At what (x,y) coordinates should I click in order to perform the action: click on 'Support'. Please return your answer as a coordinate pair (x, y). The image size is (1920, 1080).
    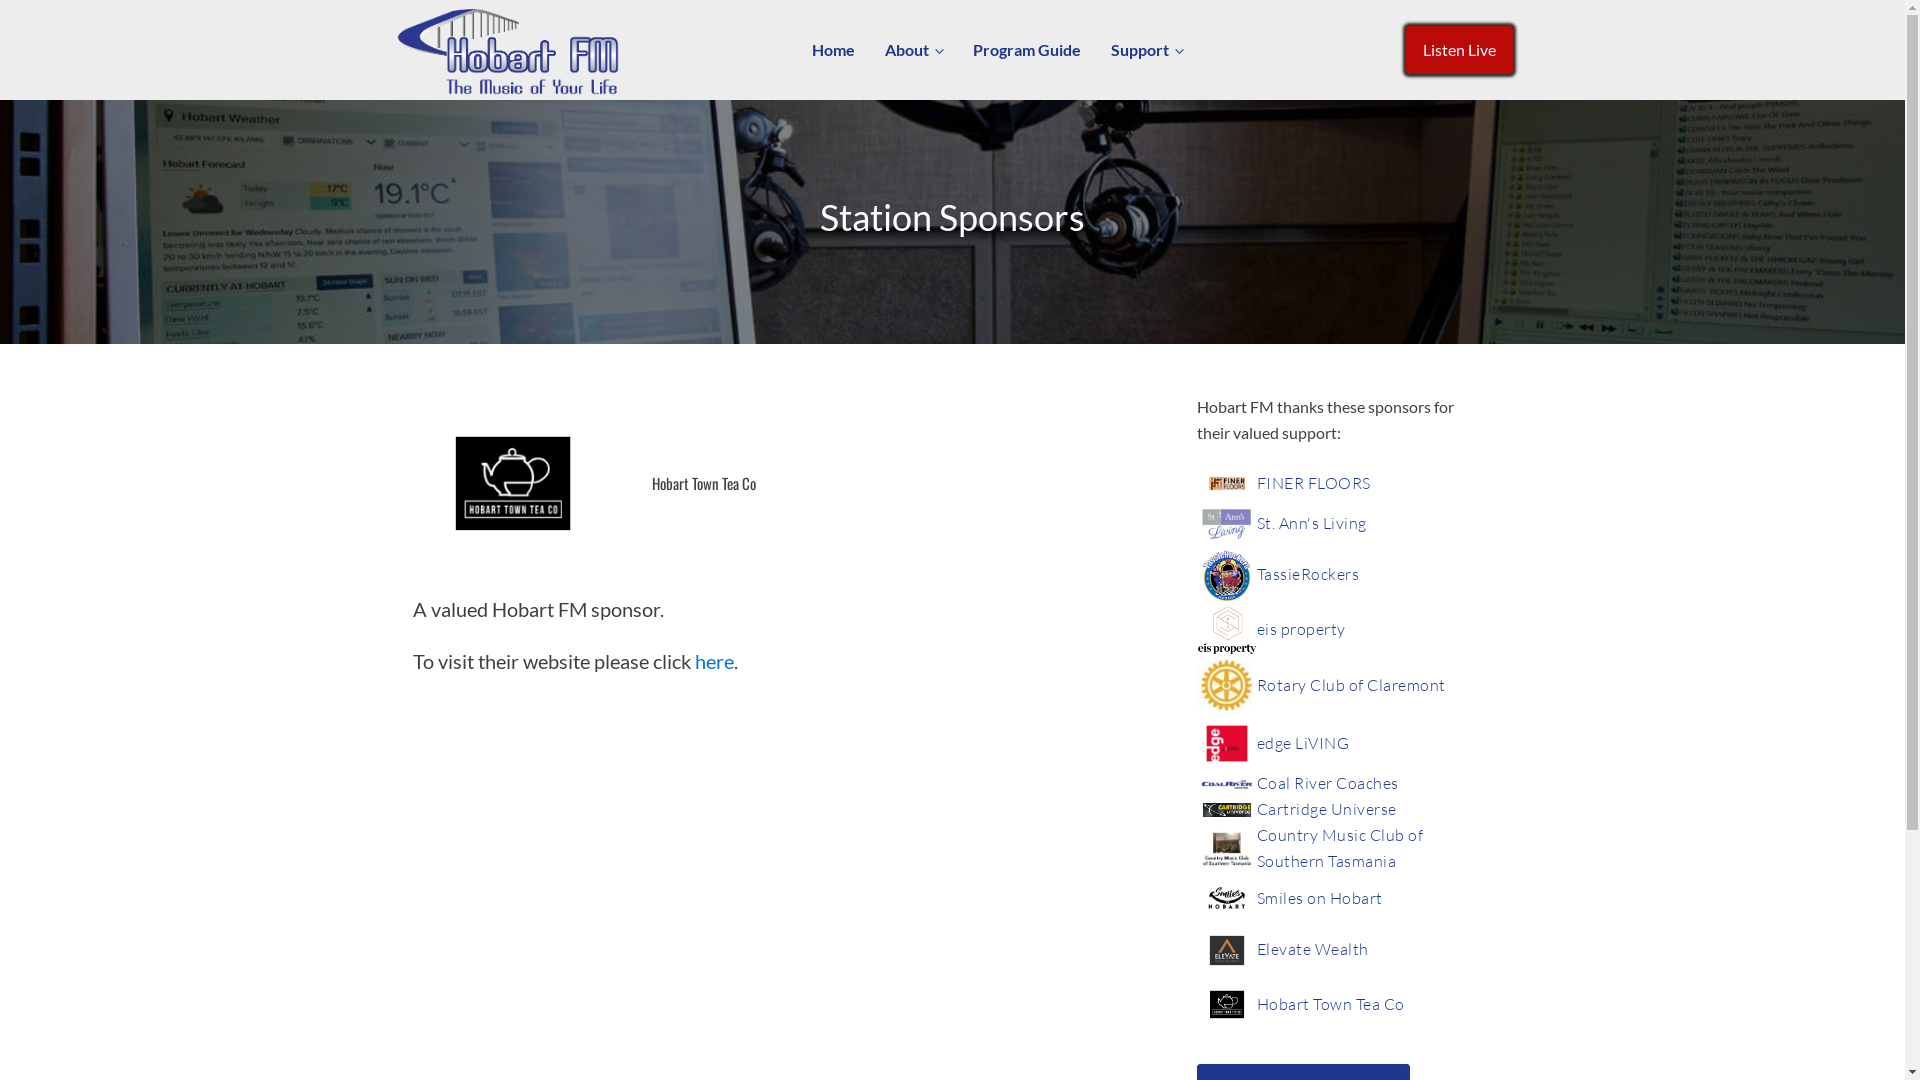
    Looking at the image, I should click on (1147, 49).